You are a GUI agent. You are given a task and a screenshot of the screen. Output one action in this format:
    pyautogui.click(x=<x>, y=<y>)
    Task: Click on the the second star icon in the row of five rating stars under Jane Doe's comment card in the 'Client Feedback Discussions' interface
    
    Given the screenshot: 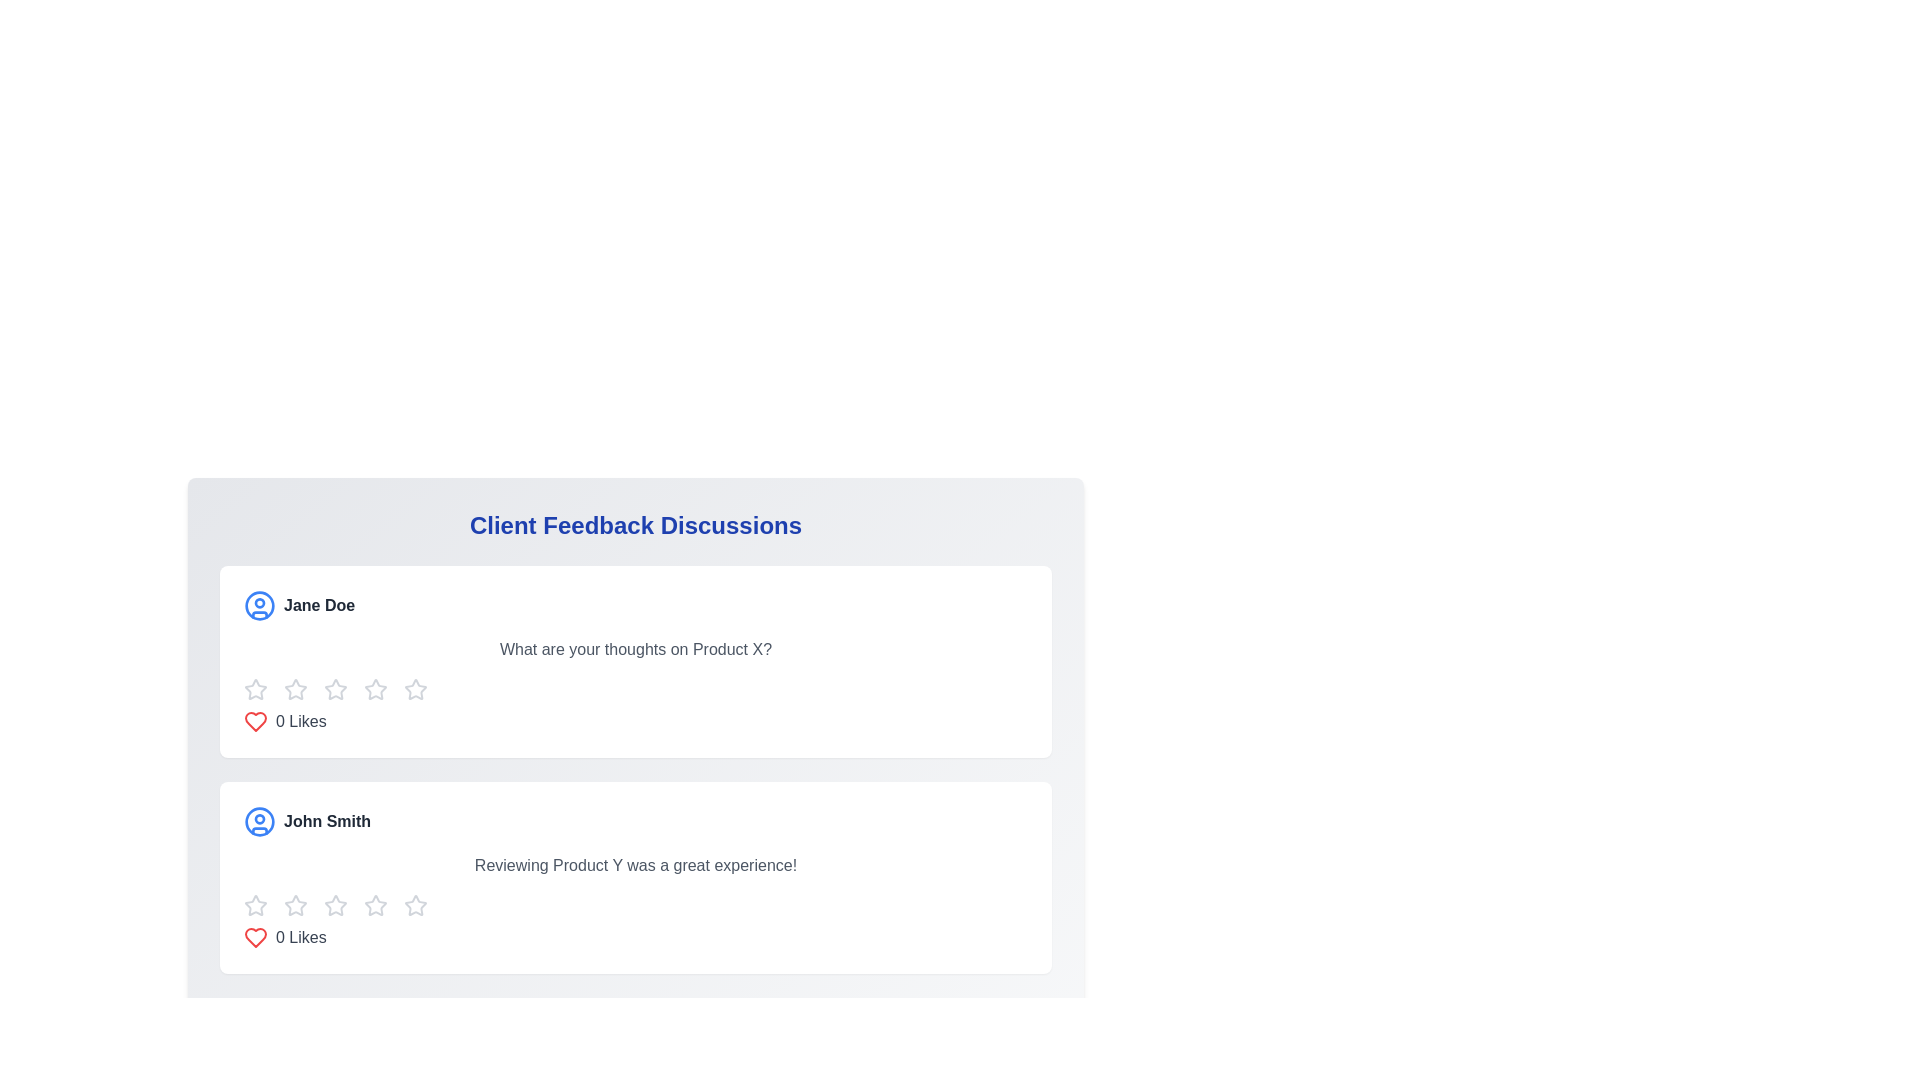 What is the action you would take?
    pyautogui.click(x=375, y=688)
    